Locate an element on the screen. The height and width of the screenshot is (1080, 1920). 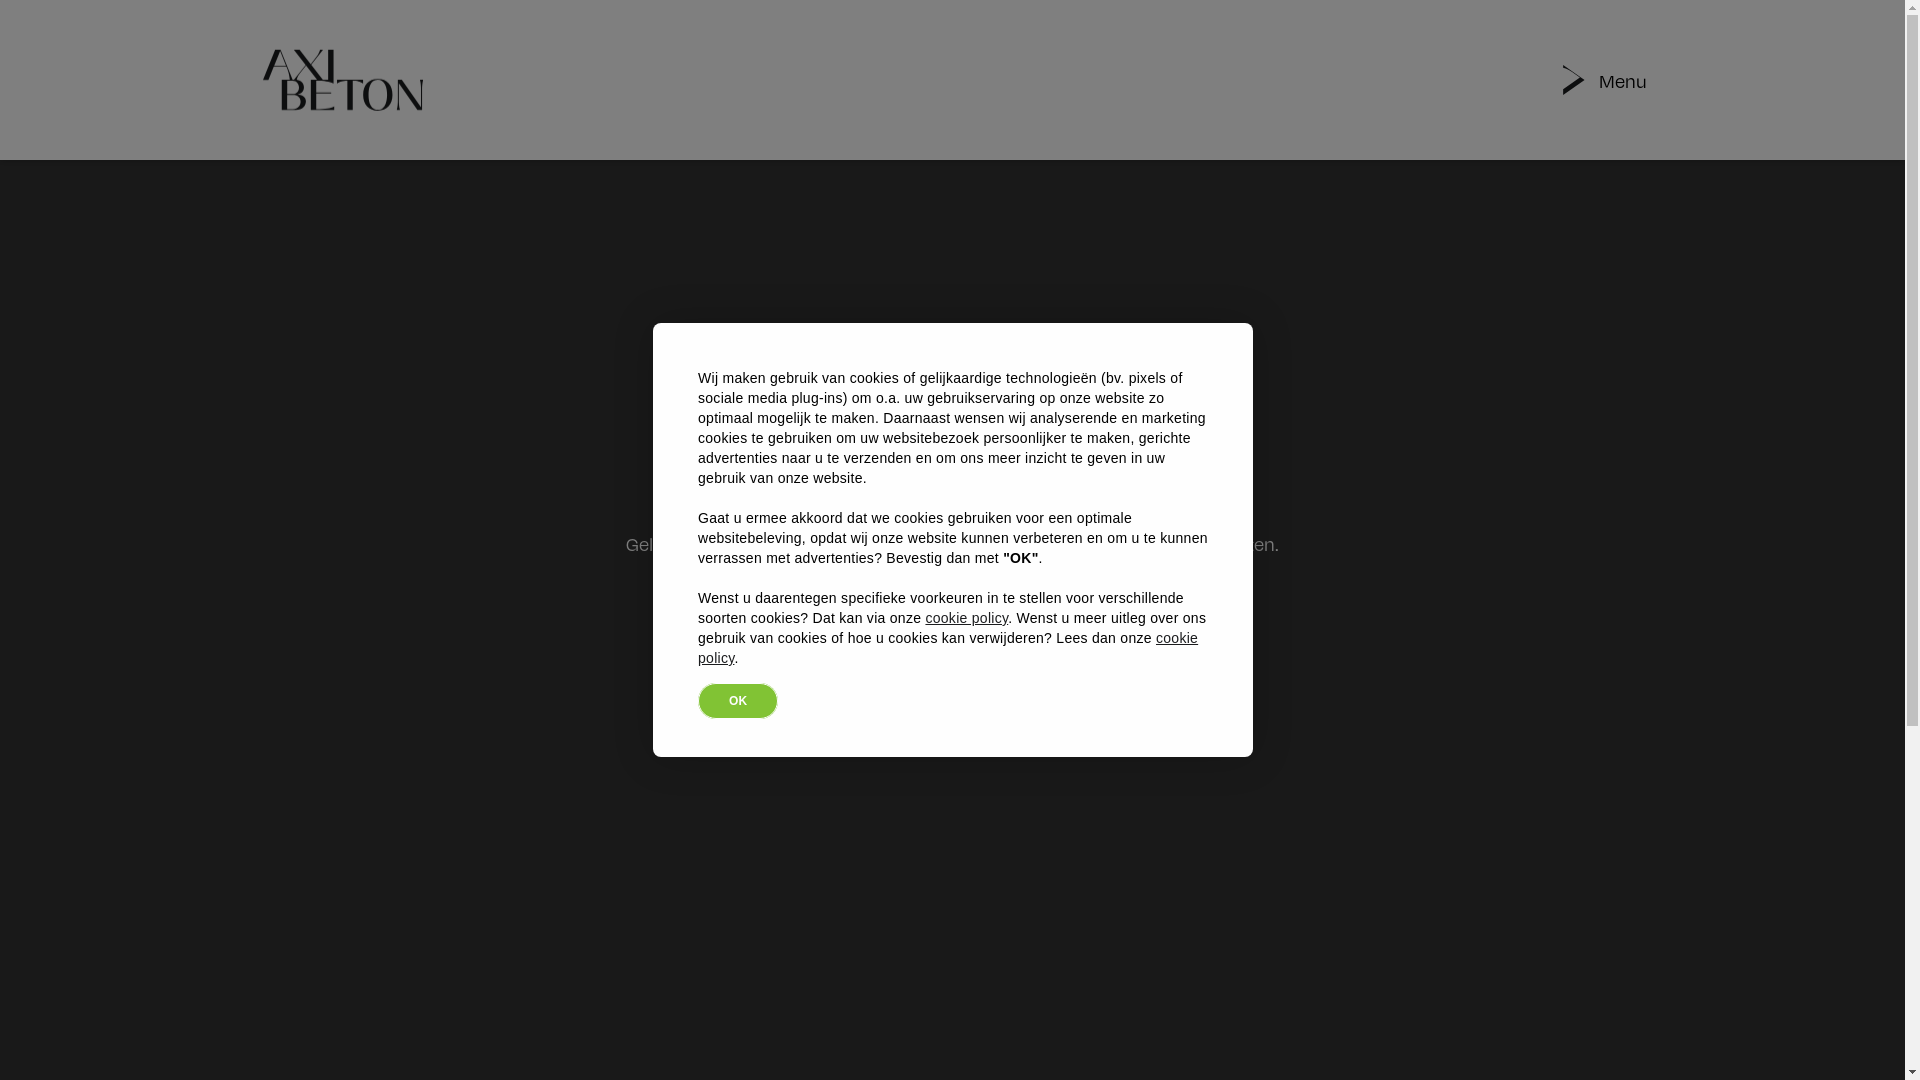
'Menu' is located at coordinates (1622, 78).